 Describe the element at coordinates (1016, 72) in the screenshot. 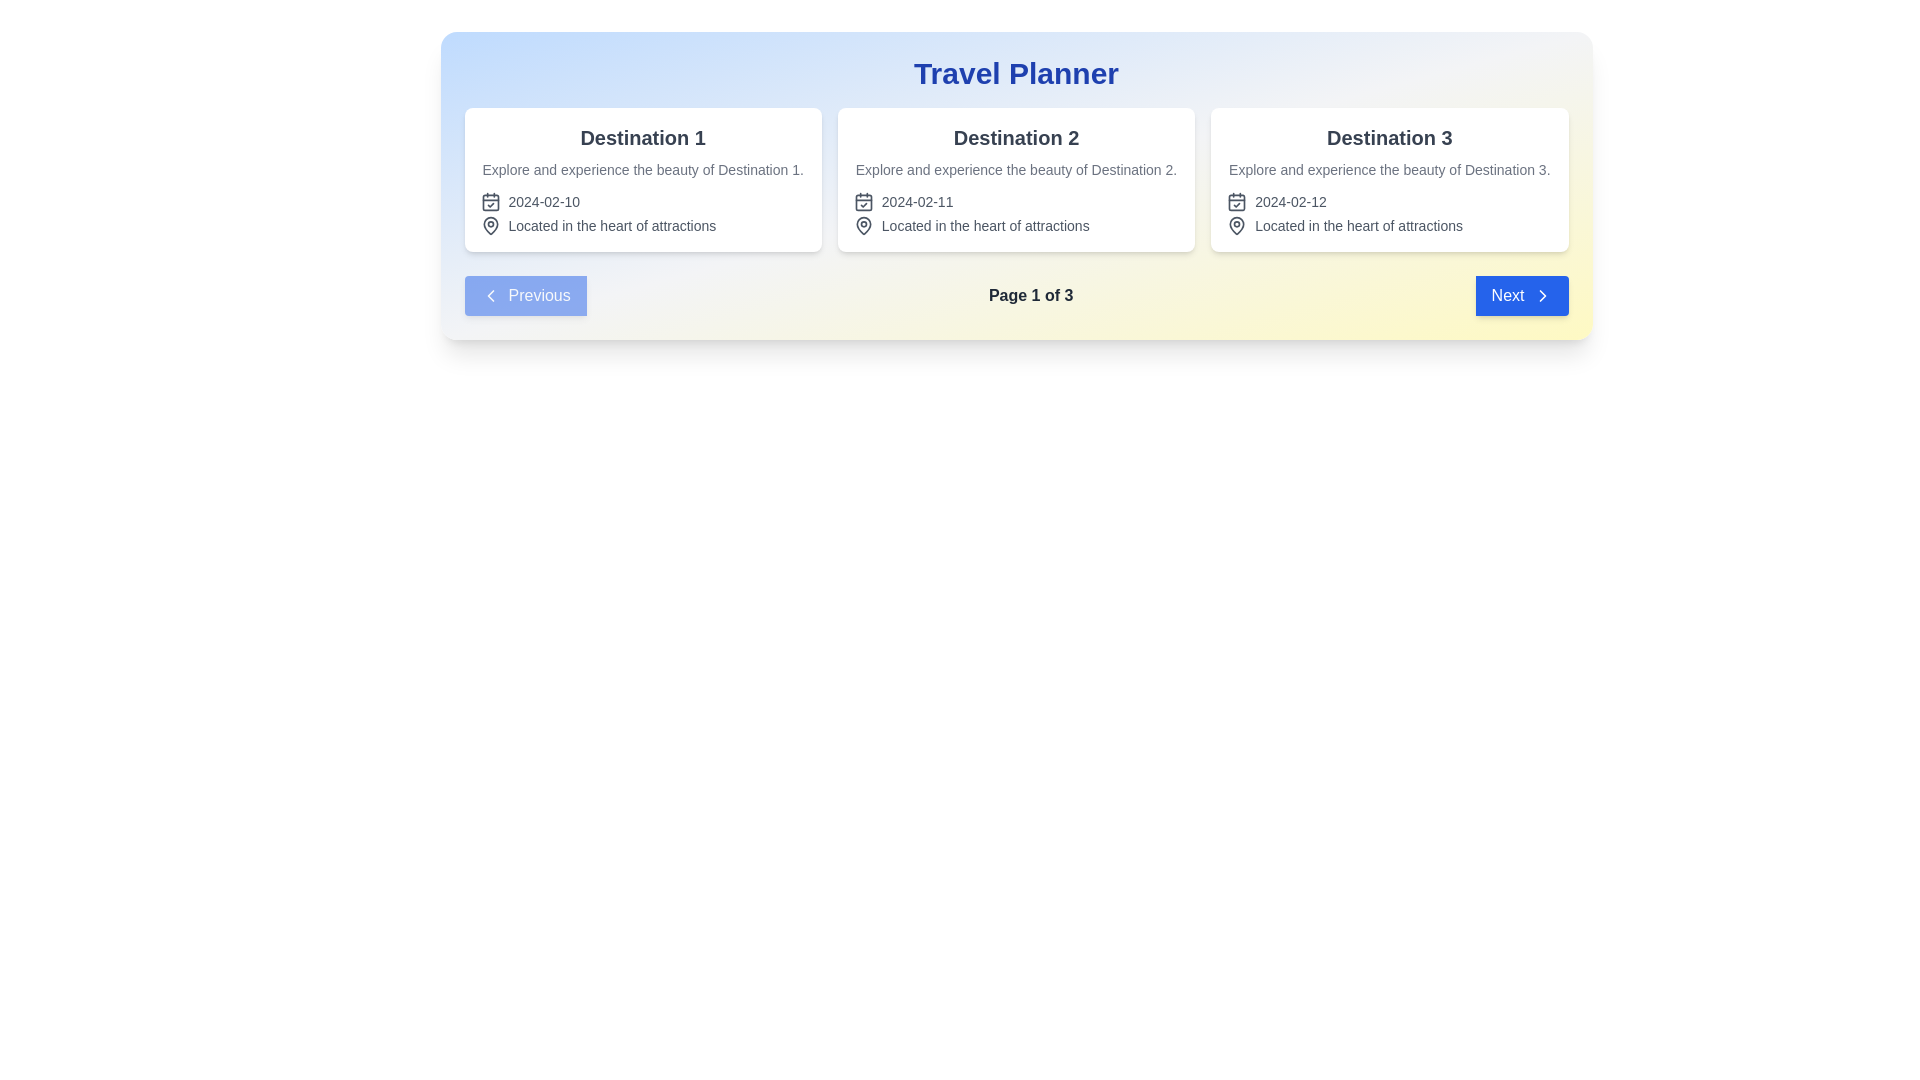

I see `the heading element indicating the purpose of the travel planner, which is located at the top of the interface above the main content` at that location.